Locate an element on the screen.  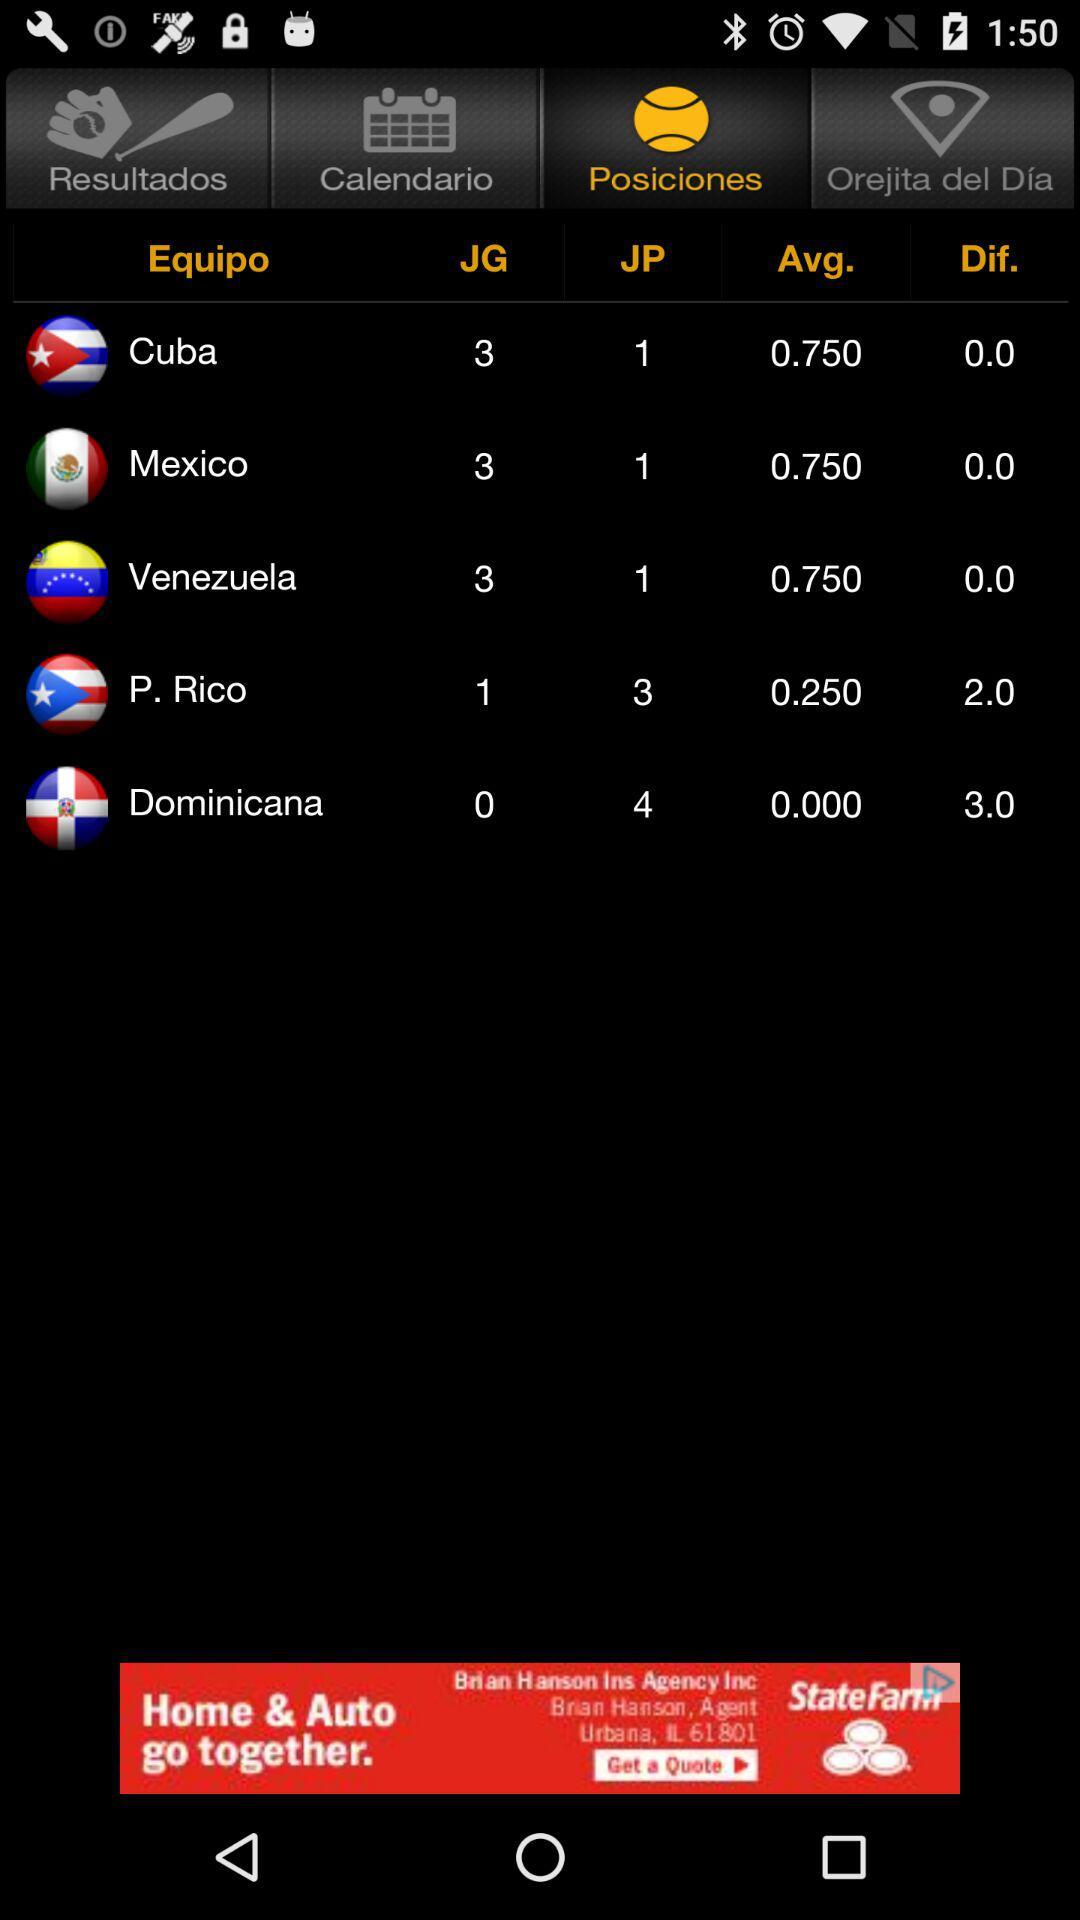
statefarm icon is located at coordinates (540, 1727).